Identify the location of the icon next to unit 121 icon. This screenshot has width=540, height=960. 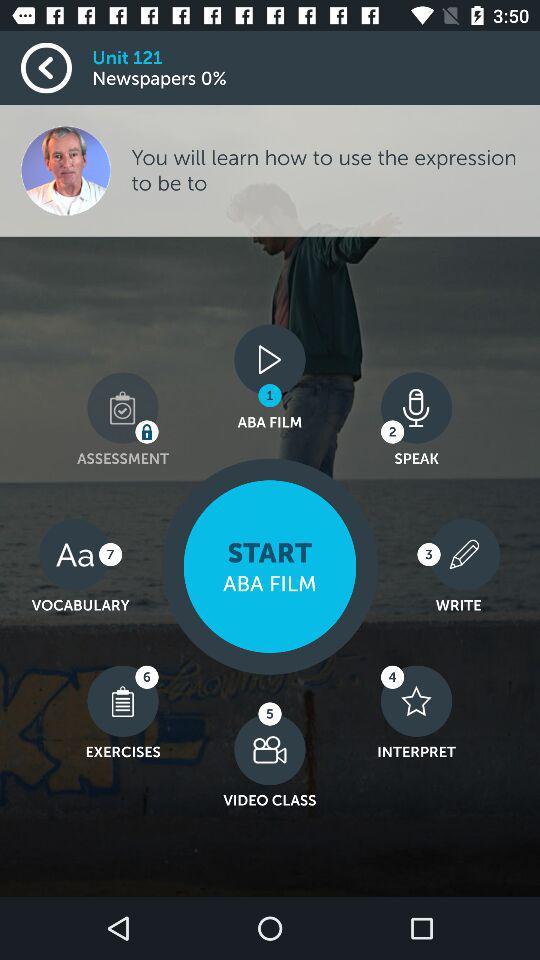
(56, 68).